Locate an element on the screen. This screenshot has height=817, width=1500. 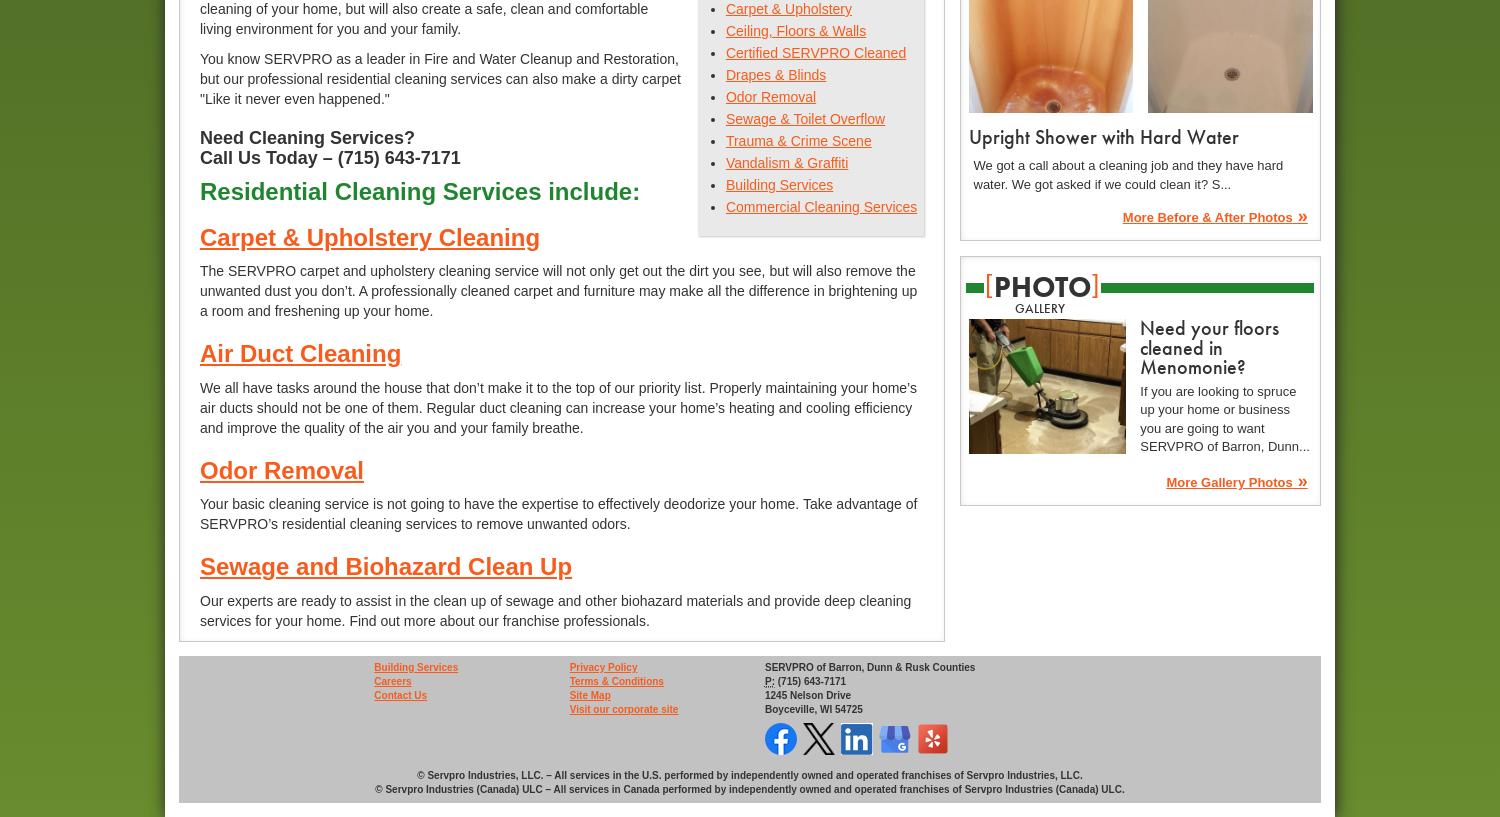
'Air Duct Cleaning' is located at coordinates (300, 352).